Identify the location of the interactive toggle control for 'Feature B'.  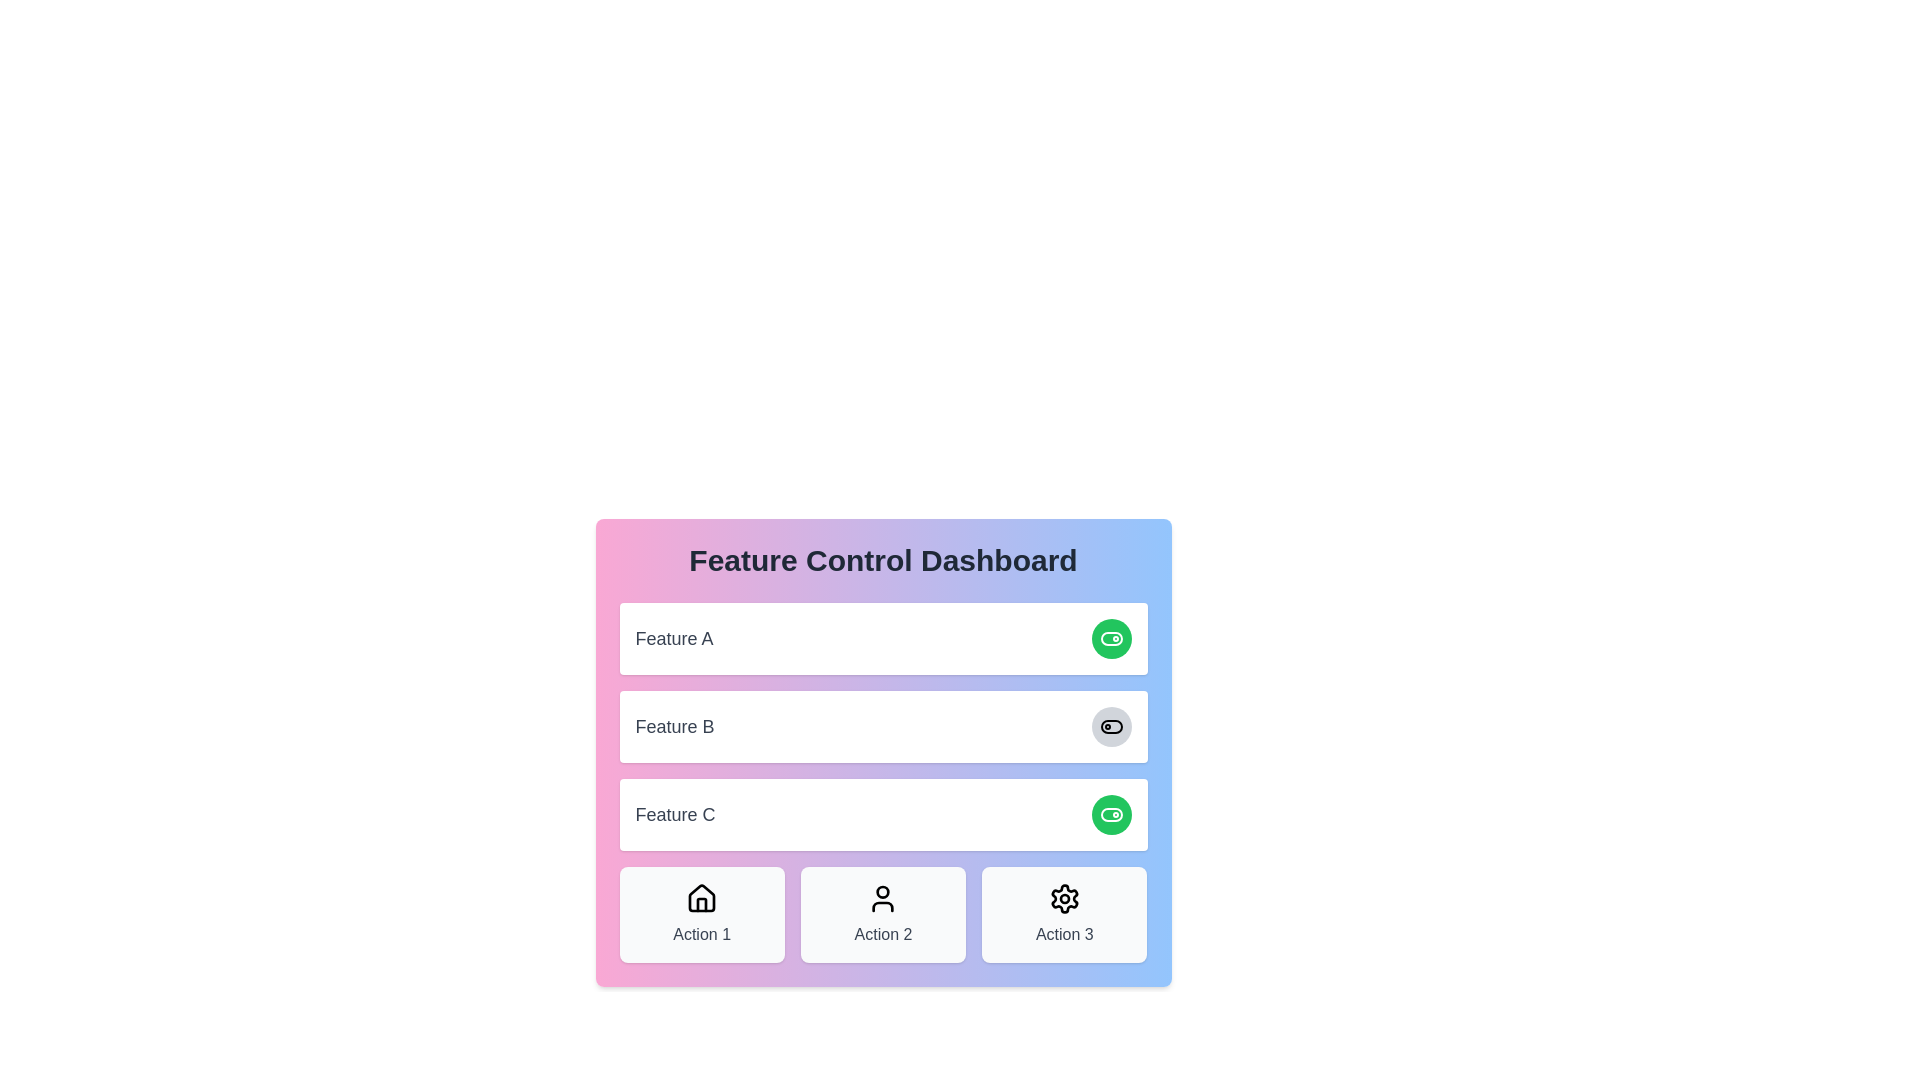
(882, 726).